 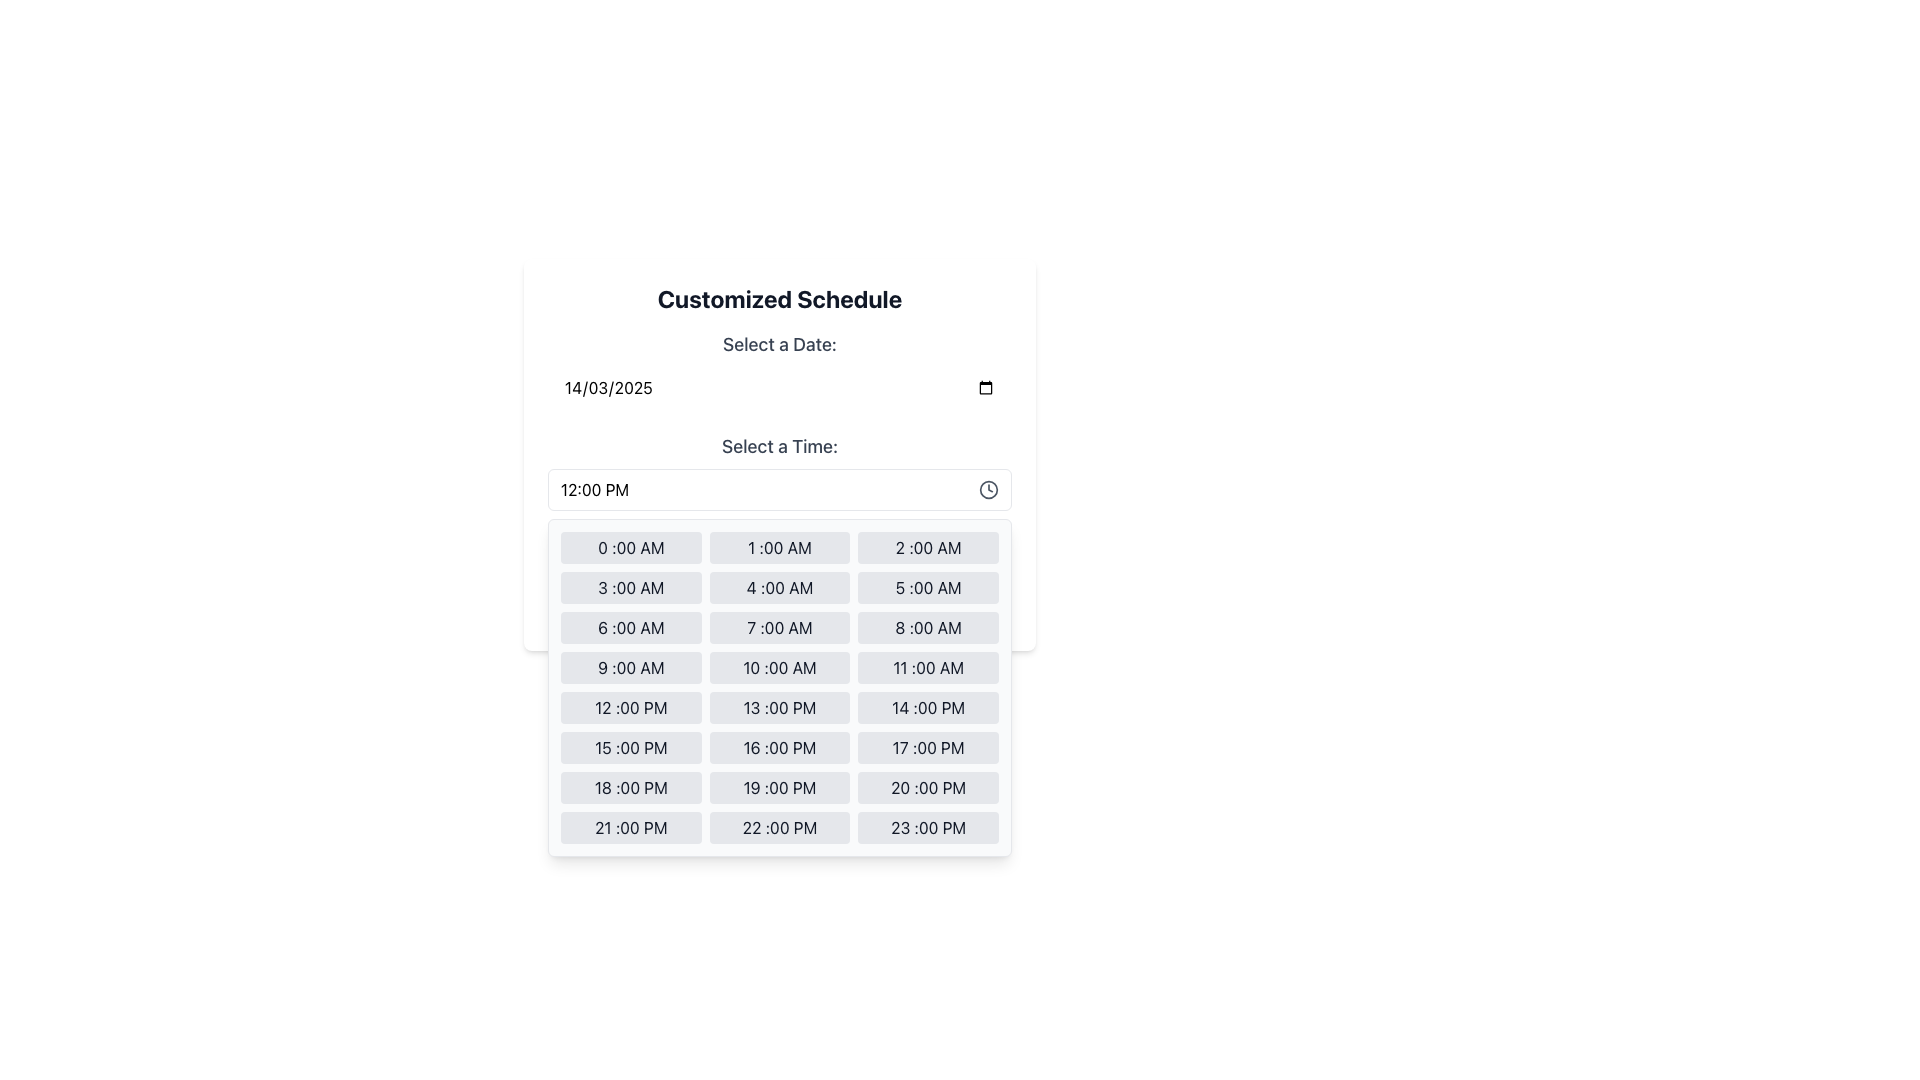 I want to click on the date picker input field styled with rounded corners and a placeholder displaying '14/03/2025', so click(x=778, y=388).